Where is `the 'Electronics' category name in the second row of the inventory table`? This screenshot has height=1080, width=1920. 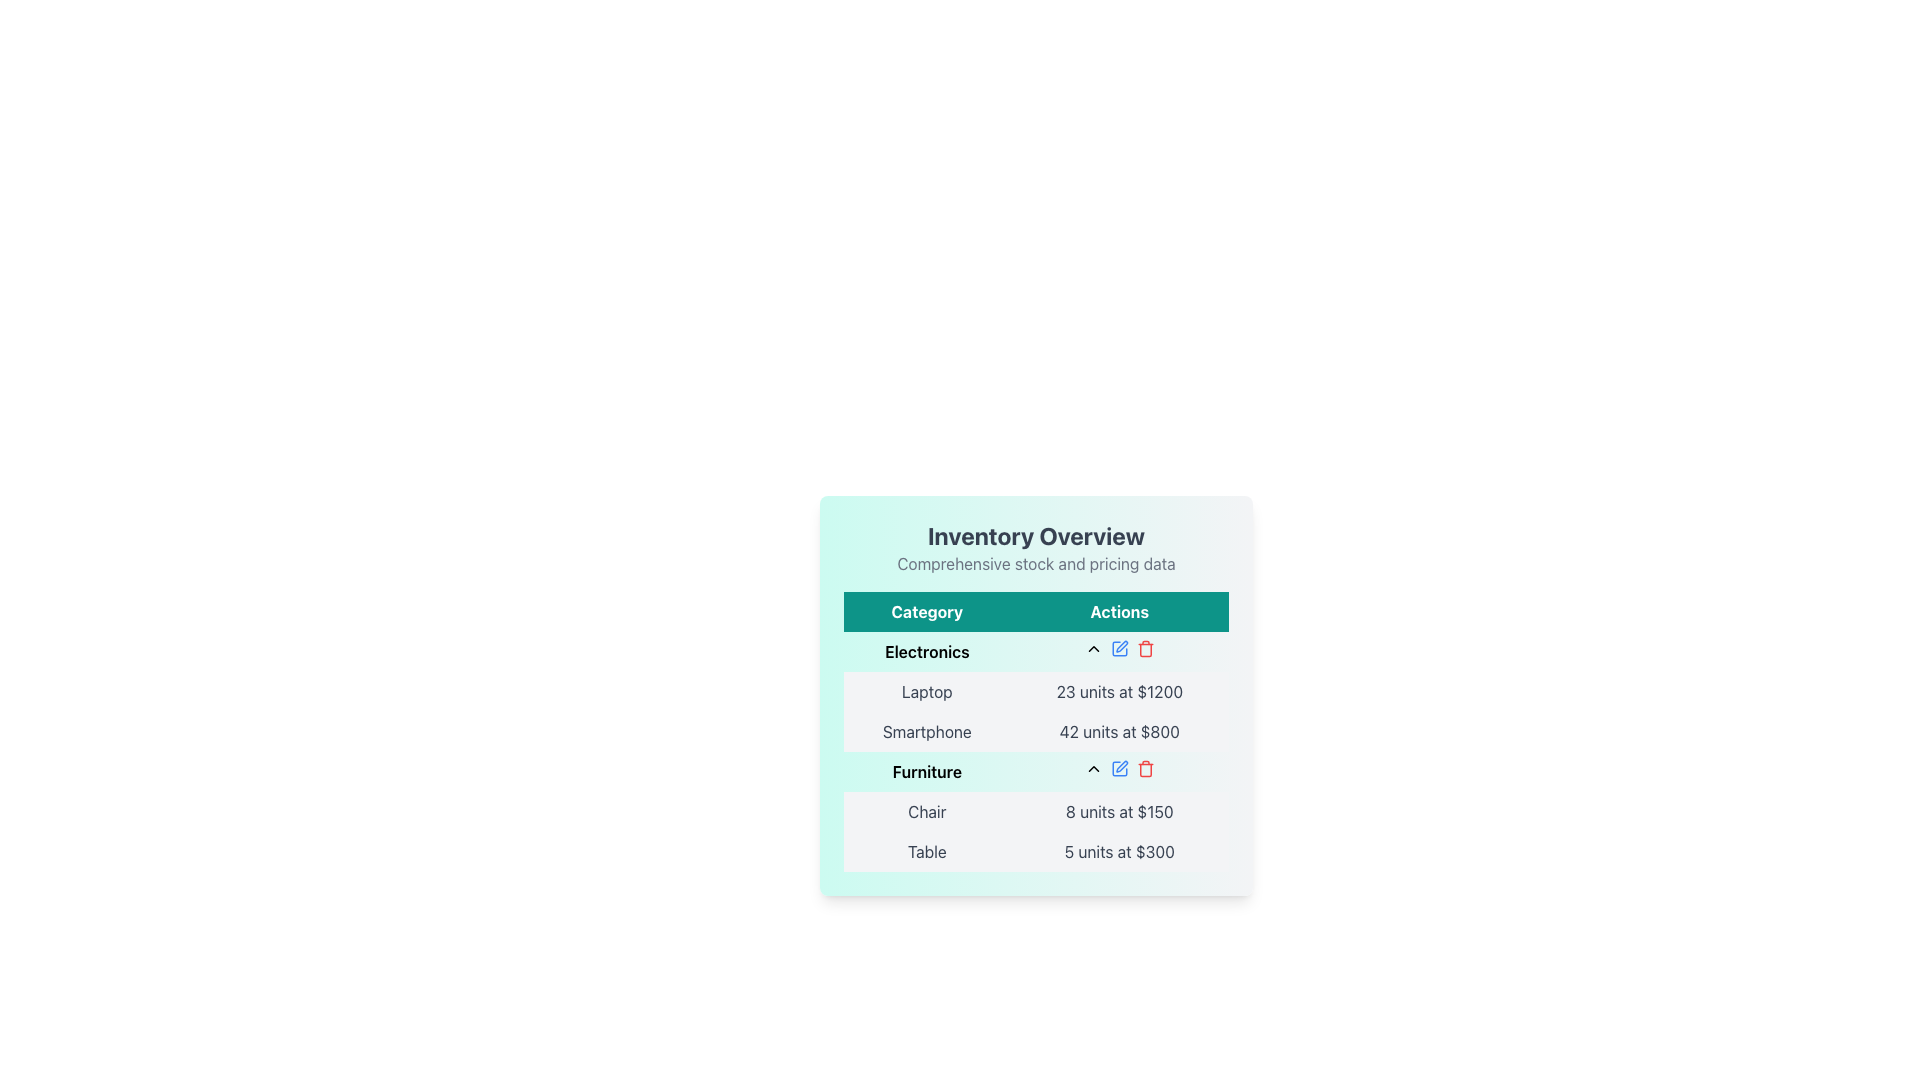 the 'Electronics' category name in the second row of the inventory table is located at coordinates (1036, 651).